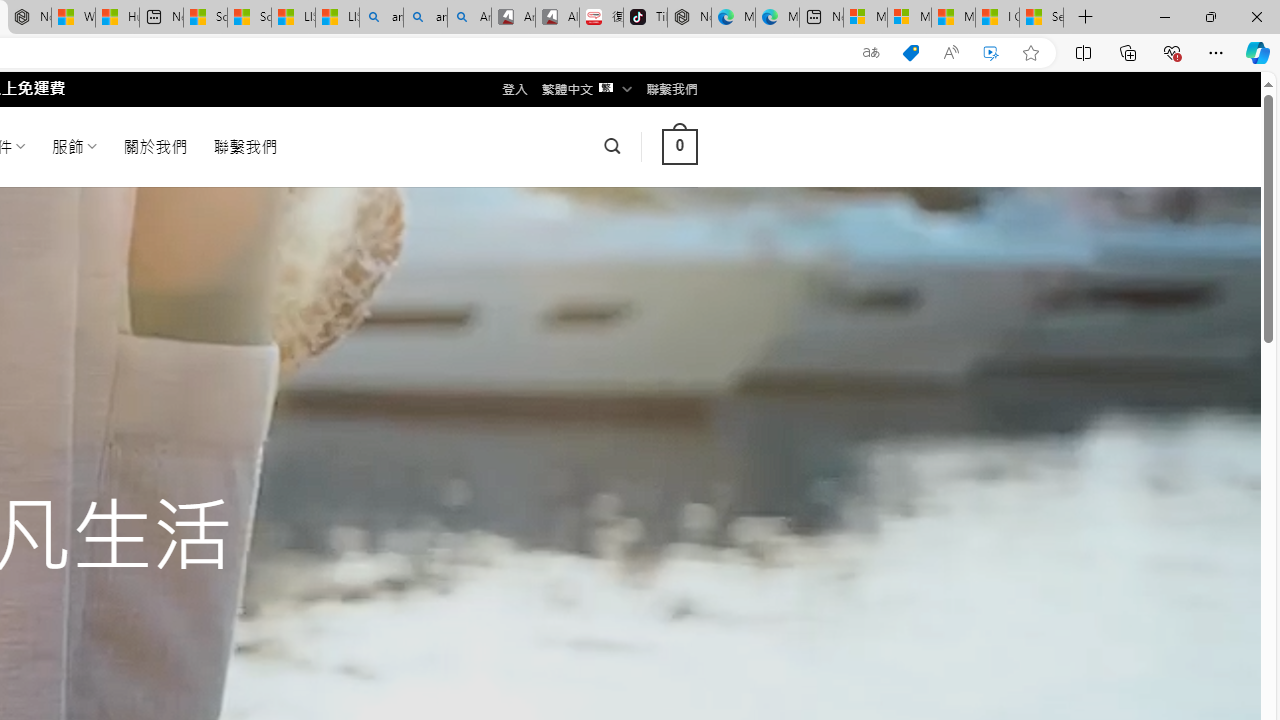  I want to click on 'Nordace - Best Sellers', so click(689, 17).